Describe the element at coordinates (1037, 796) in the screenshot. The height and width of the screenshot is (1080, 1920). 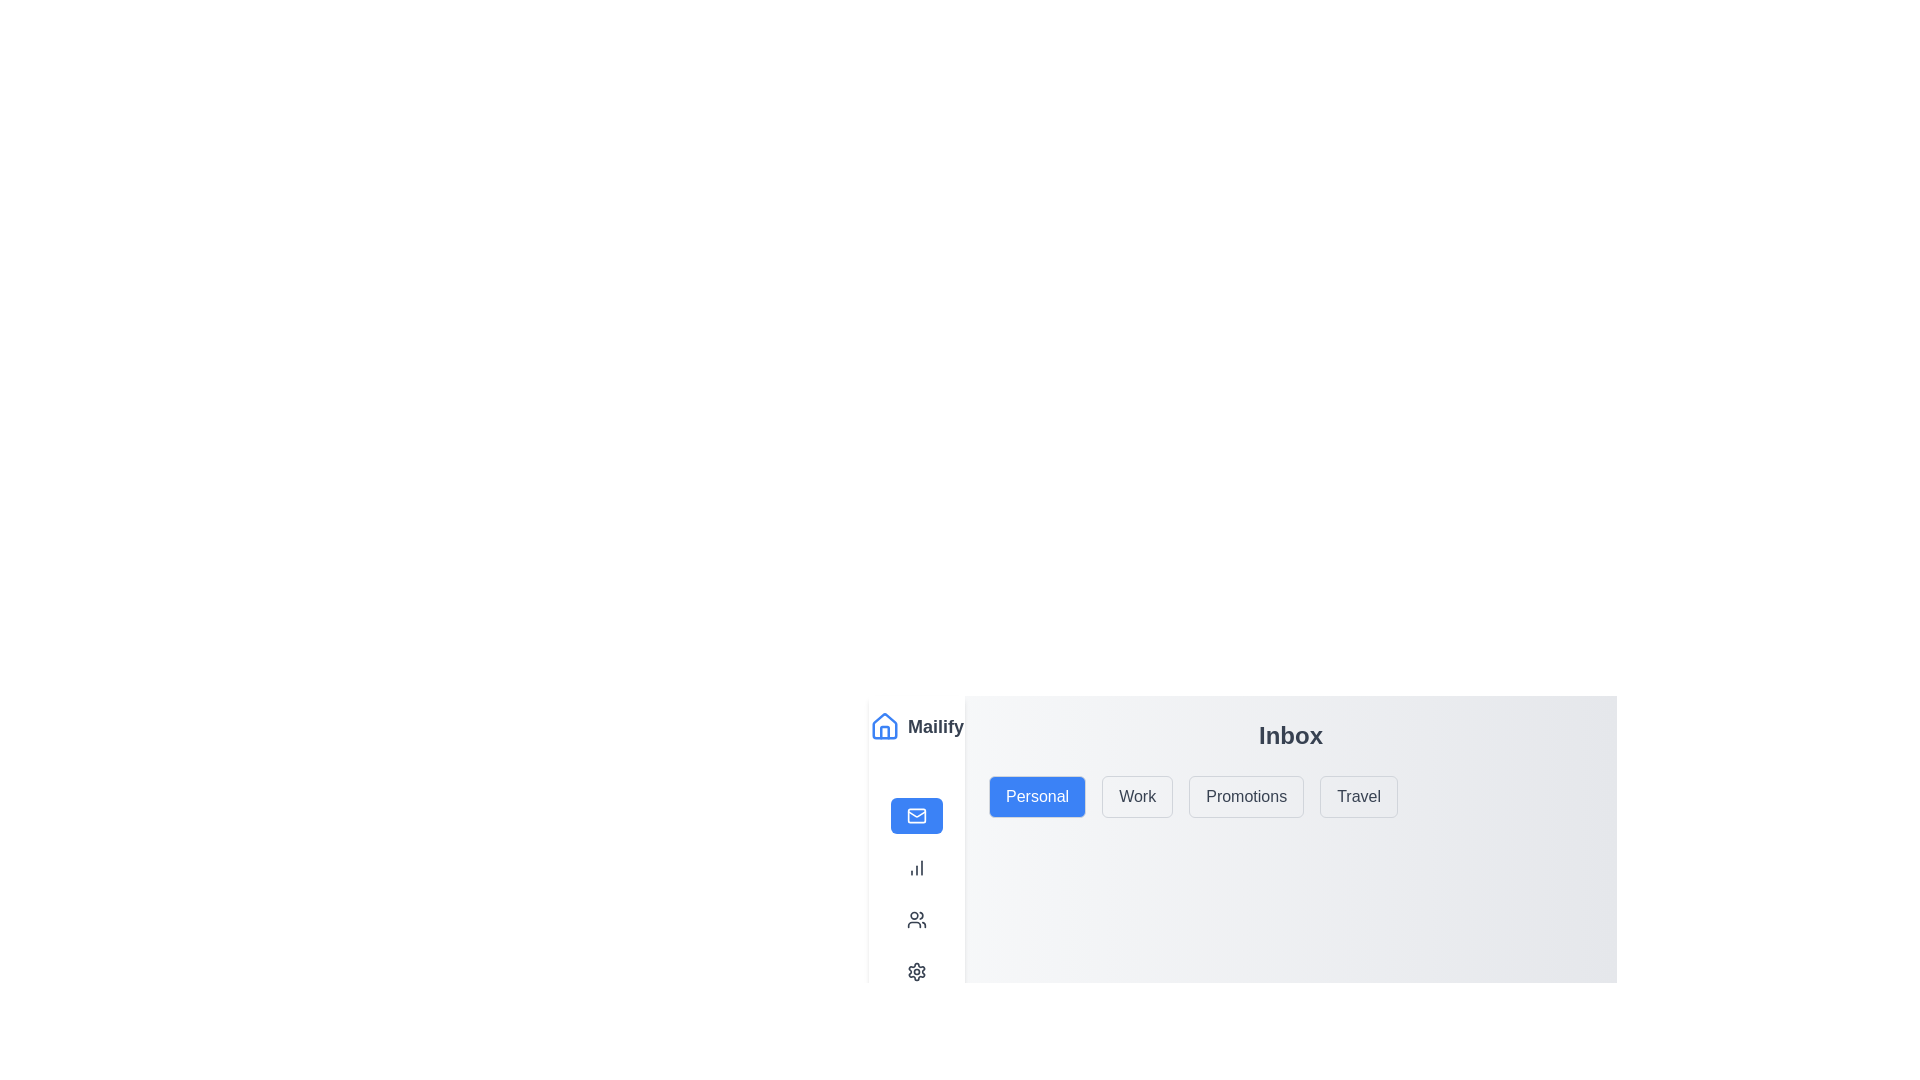
I see `the 'Personal' category selector button located at the leftmost position in a row of four buttons` at that location.